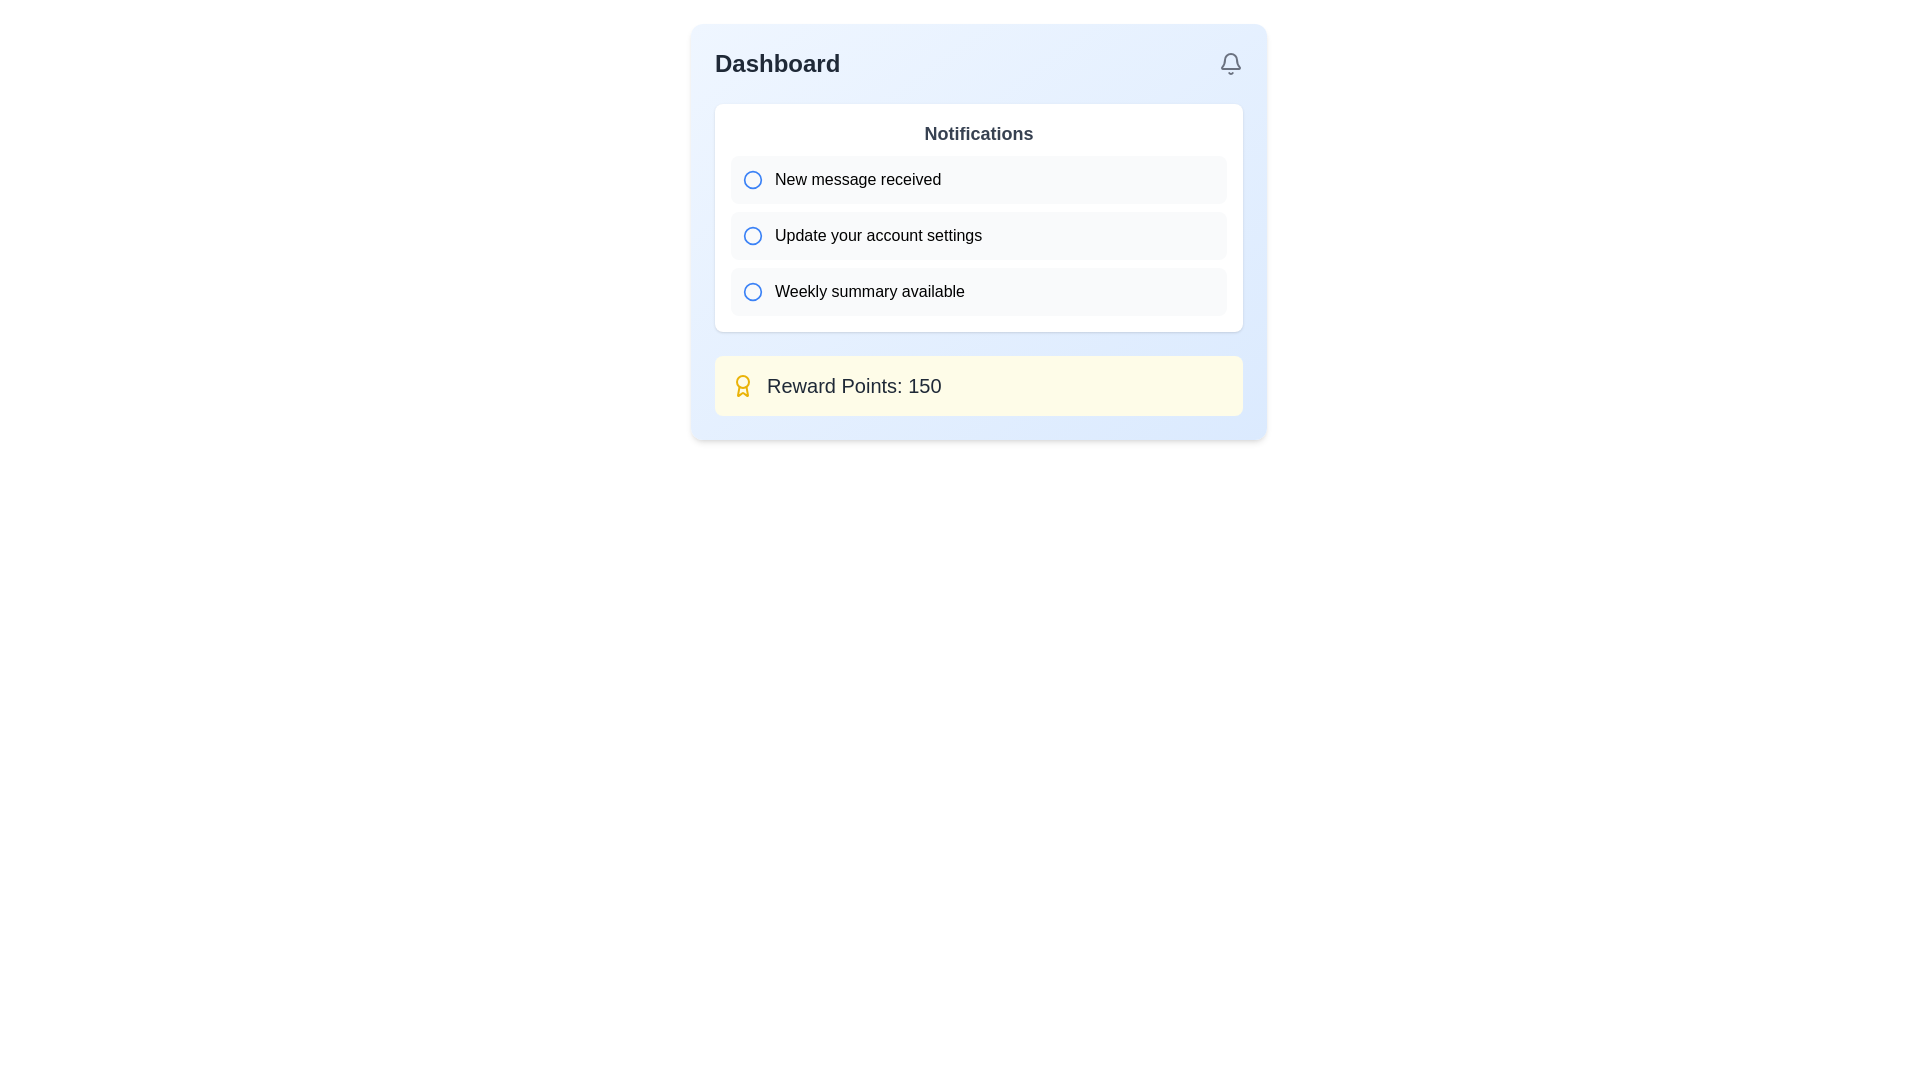 The height and width of the screenshot is (1080, 1920). What do you see at coordinates (979, 218) in the screenshot?
I see `an individual notification within the vertically stacked notification panel labeled 'Notifications'` at bounding box center [979, 218].